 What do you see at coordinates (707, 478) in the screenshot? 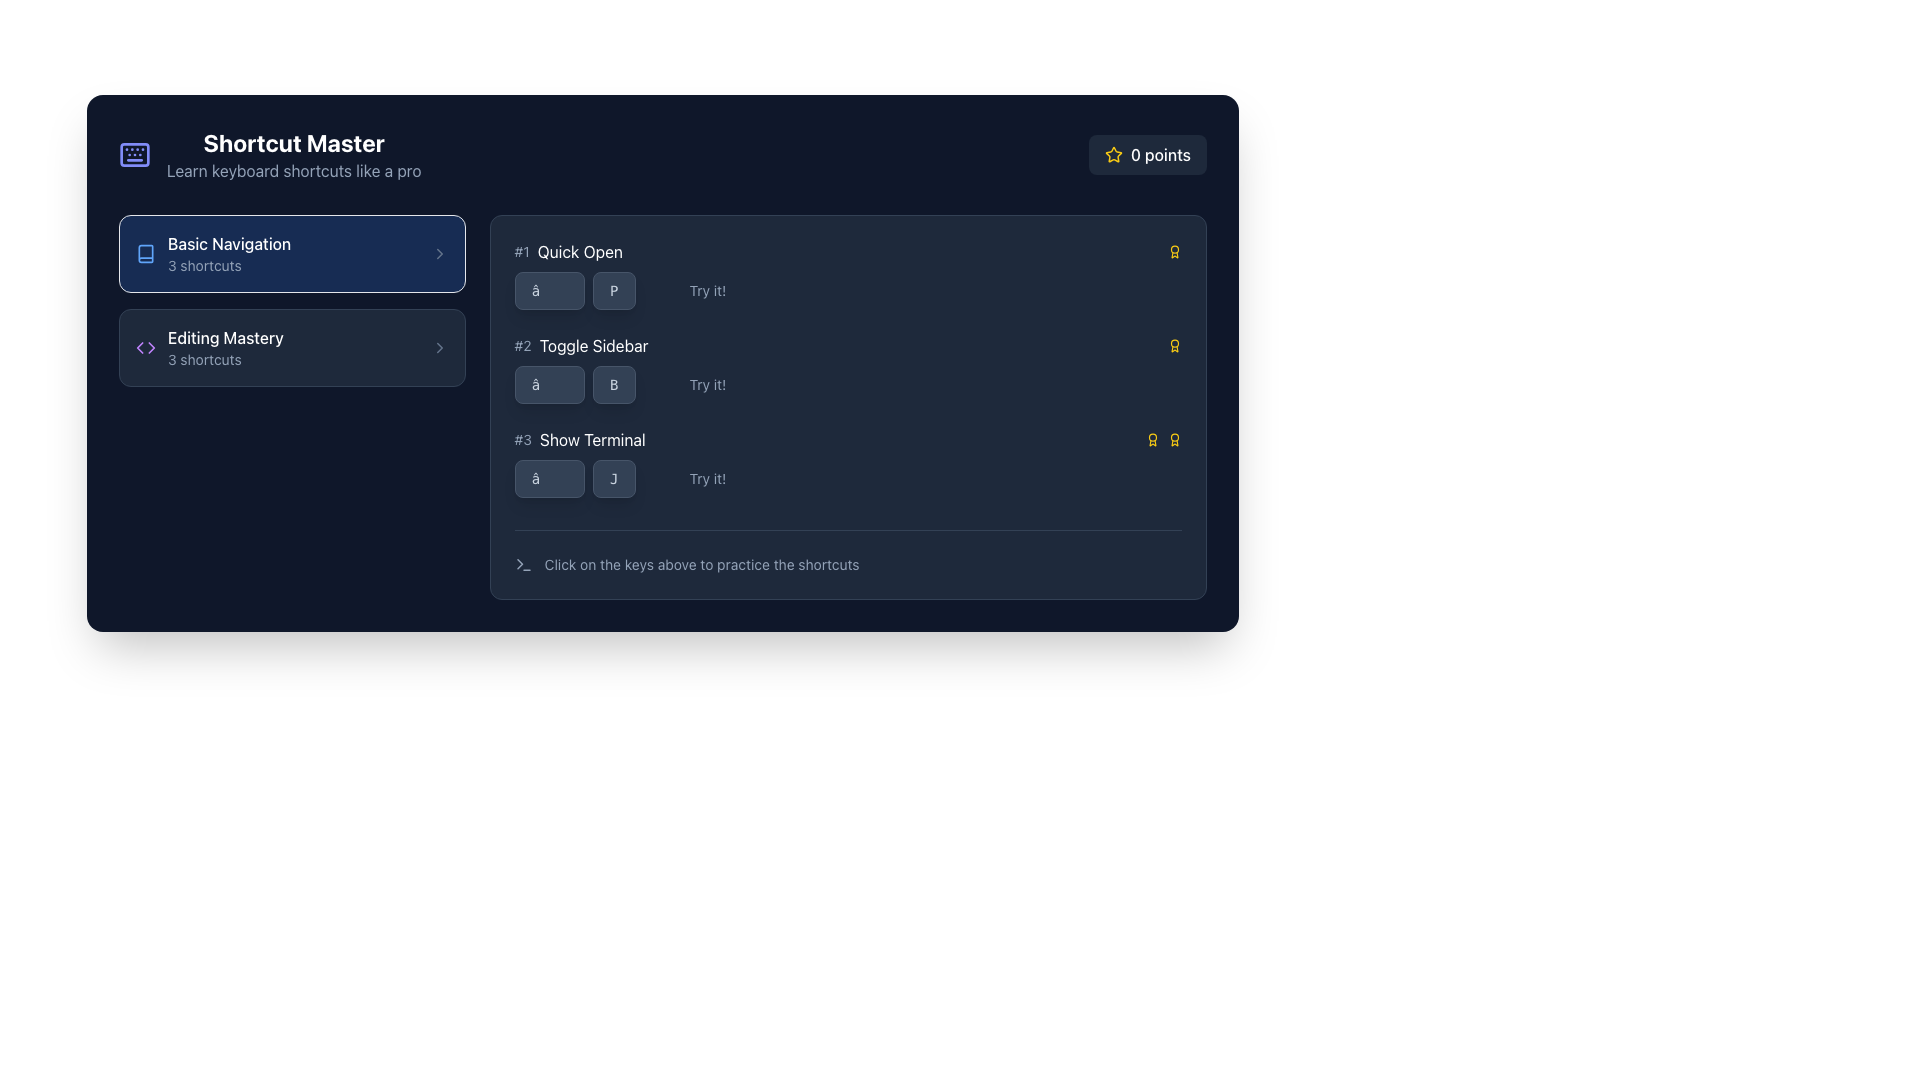
I see `the text label displaying 'Try it!' that is styled in a small light gray font and positioned adjacent to the 'Show Terminal' entry in the list` at bounding box center [707, 478].